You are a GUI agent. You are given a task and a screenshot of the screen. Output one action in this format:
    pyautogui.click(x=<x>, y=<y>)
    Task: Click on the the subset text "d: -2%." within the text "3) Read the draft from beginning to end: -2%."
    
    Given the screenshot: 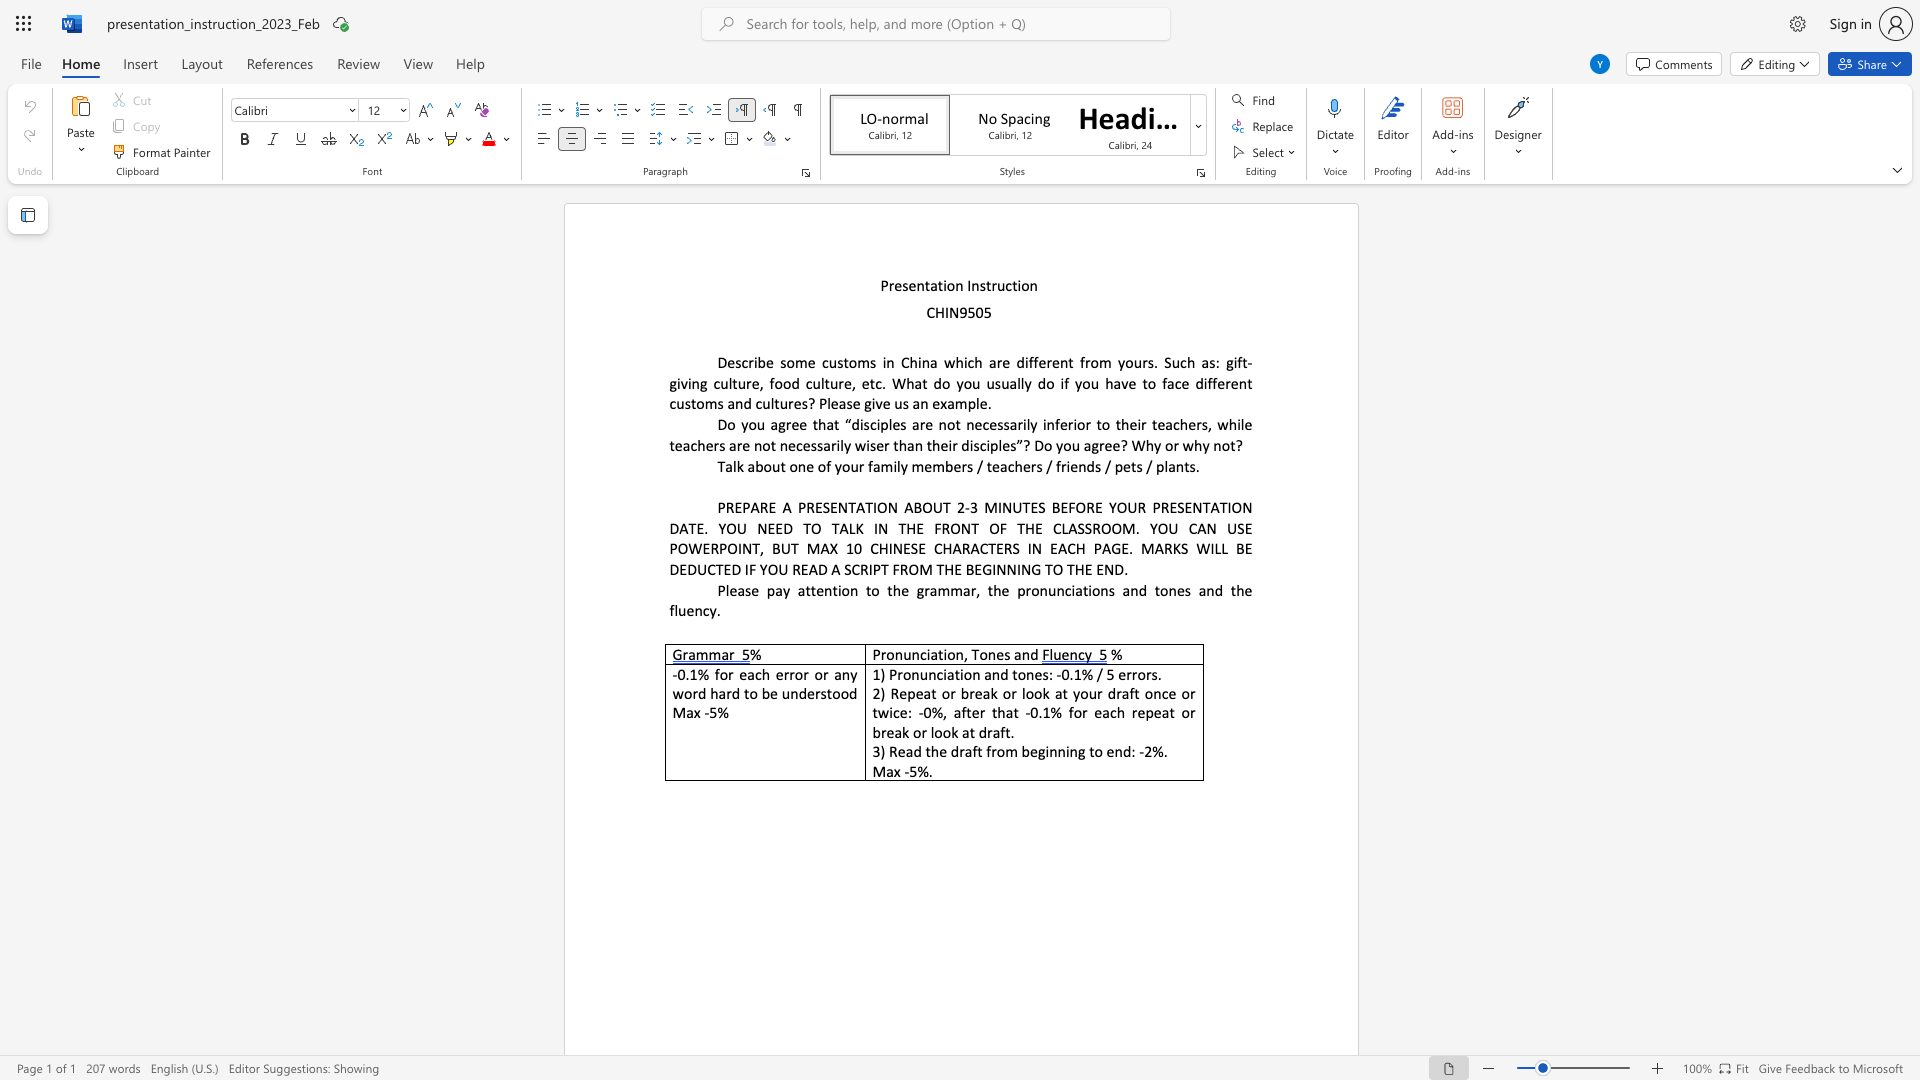 What is the action you would take?
    pyautogui.click(x=1123, y=751)
    